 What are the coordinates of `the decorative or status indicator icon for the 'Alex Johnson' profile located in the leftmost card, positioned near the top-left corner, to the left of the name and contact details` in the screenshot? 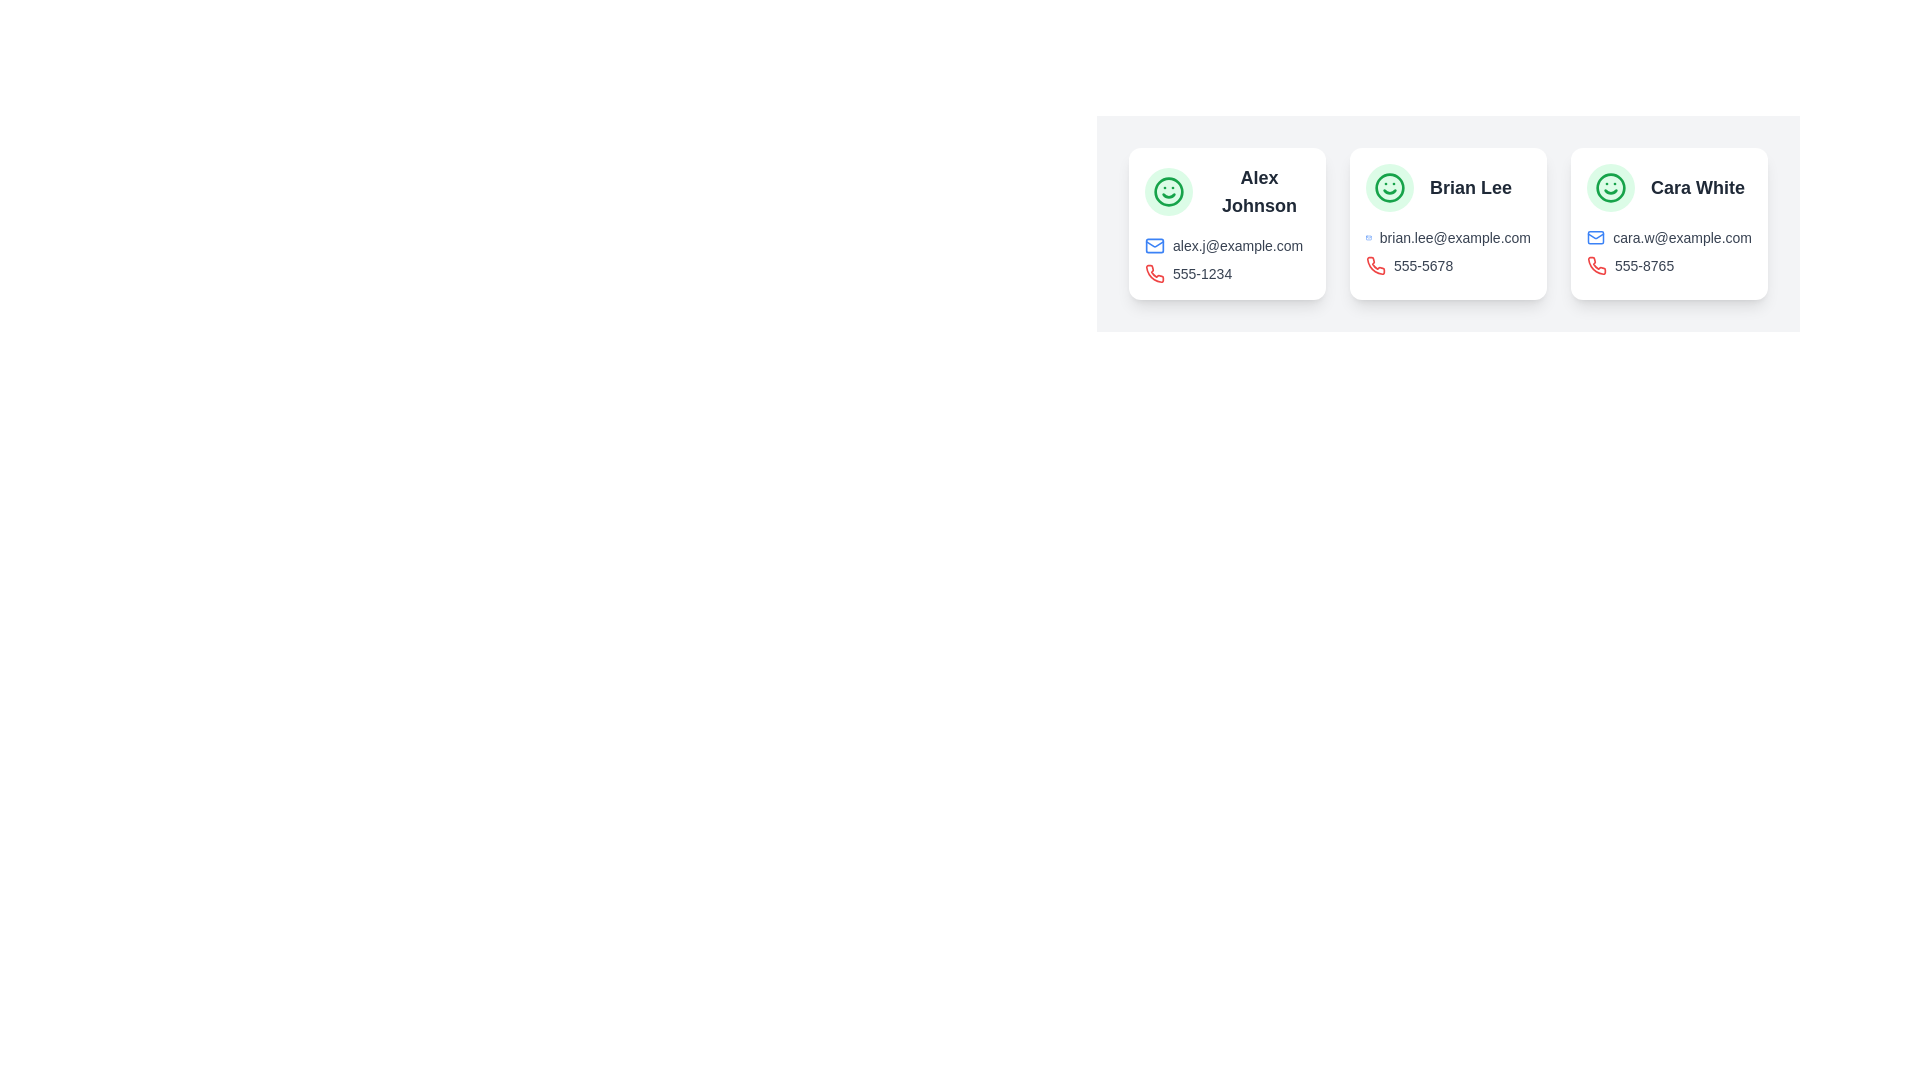 It's located at (1169, 192).